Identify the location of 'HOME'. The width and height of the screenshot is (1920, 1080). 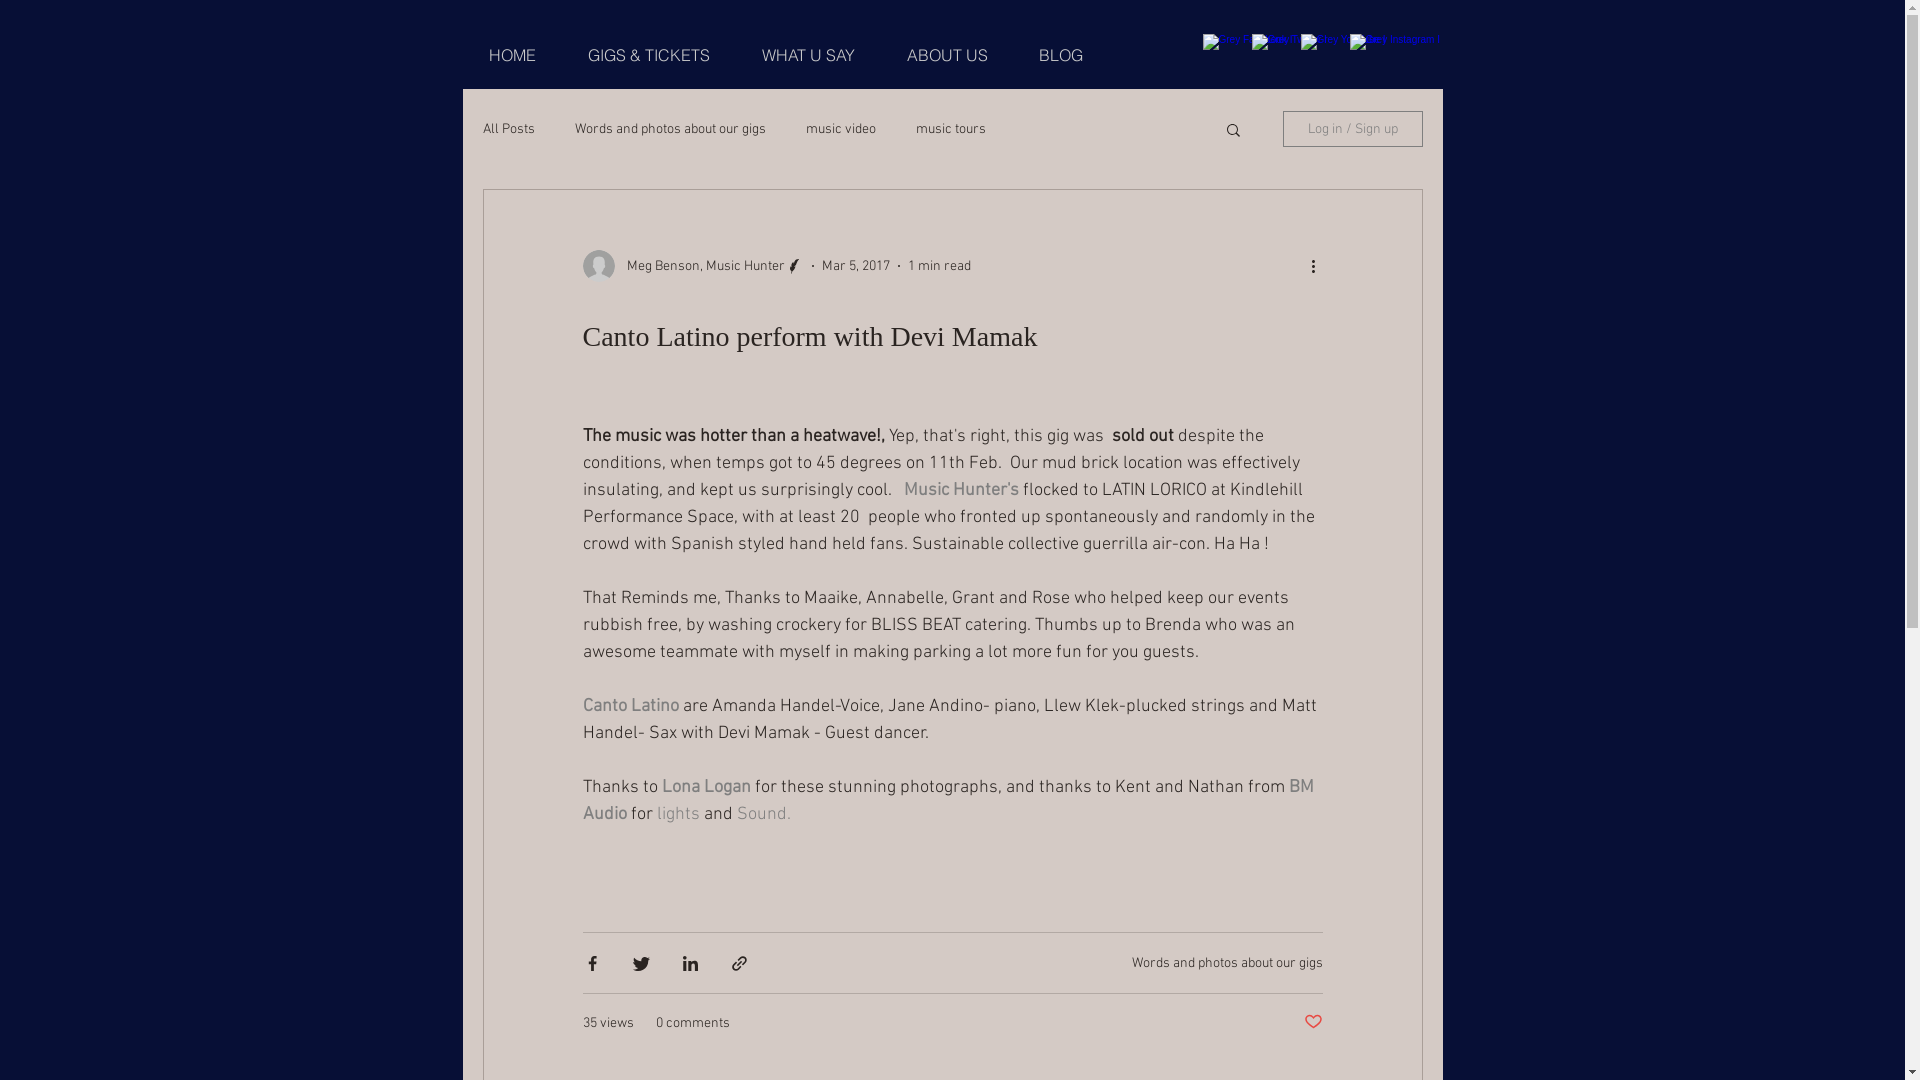
(511, 54).